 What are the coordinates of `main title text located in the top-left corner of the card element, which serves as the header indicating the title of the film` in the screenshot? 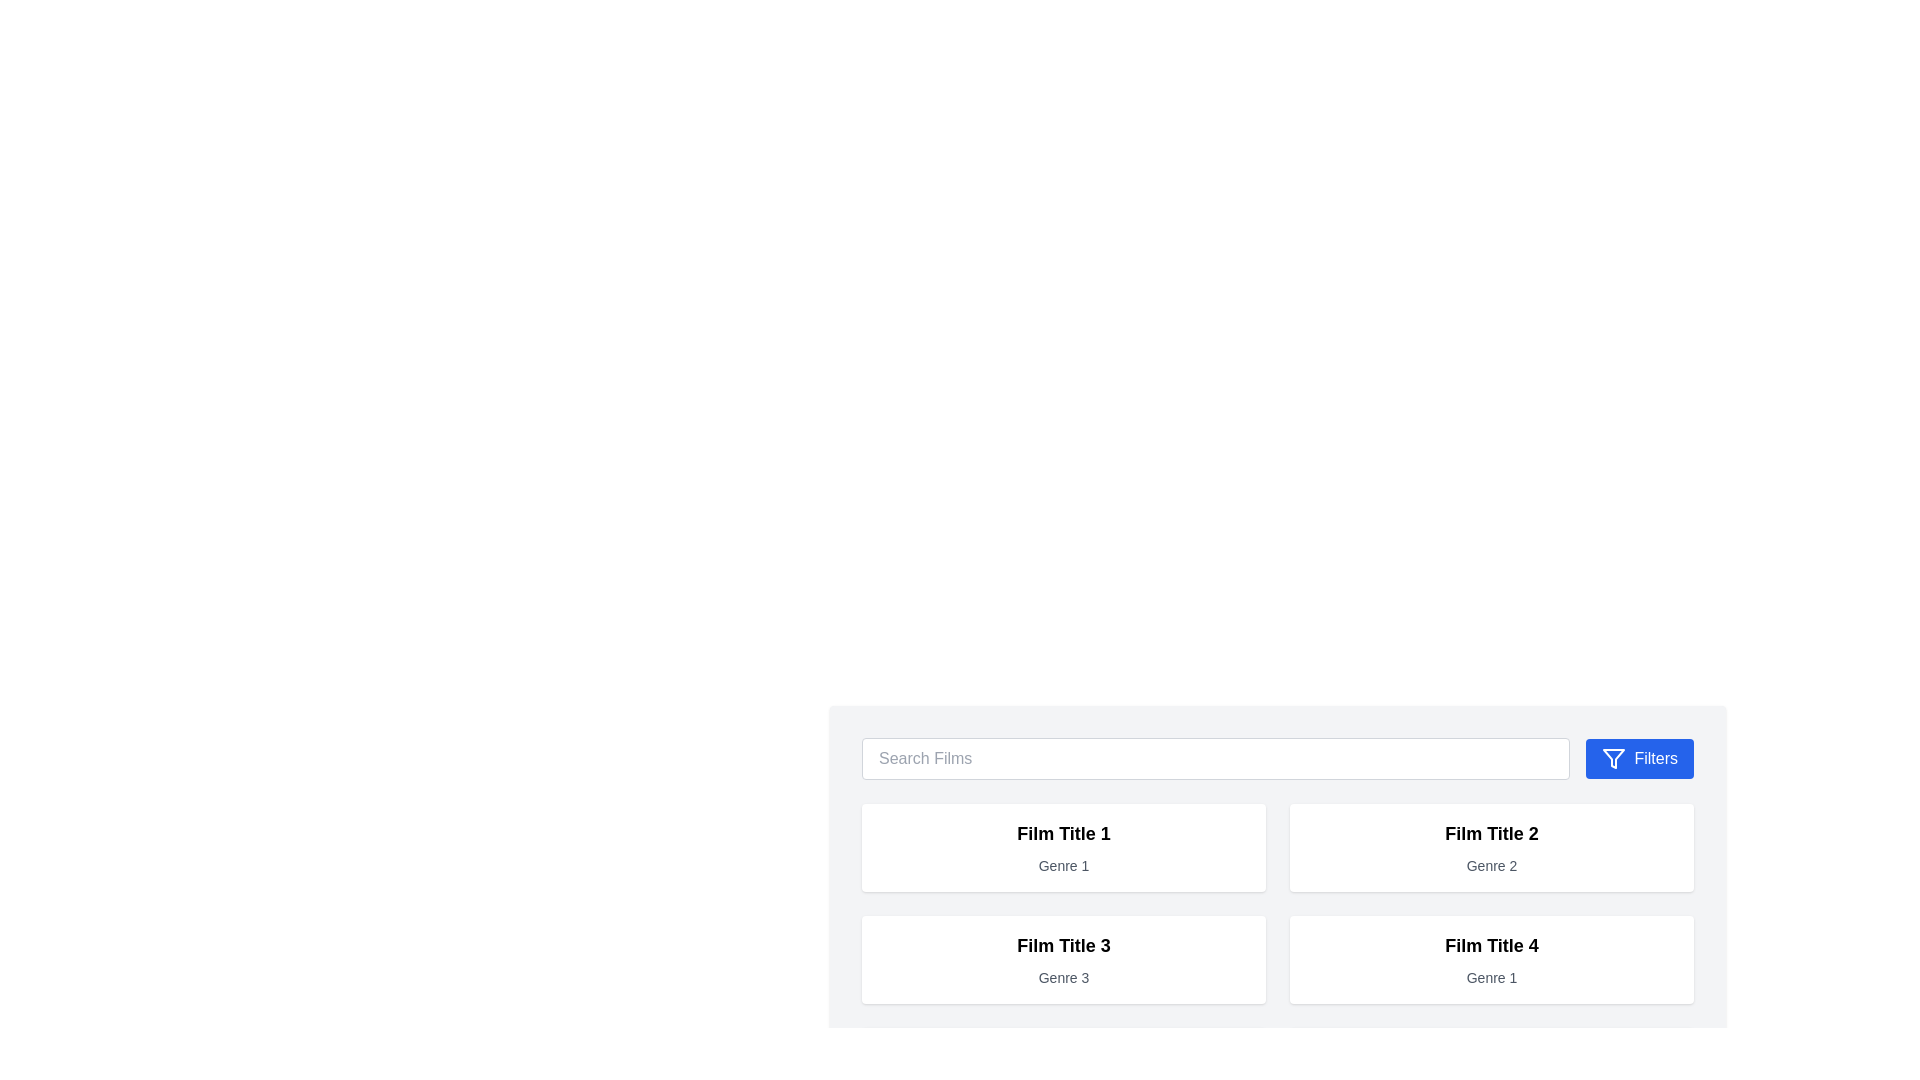 It's located at (1063, 833).